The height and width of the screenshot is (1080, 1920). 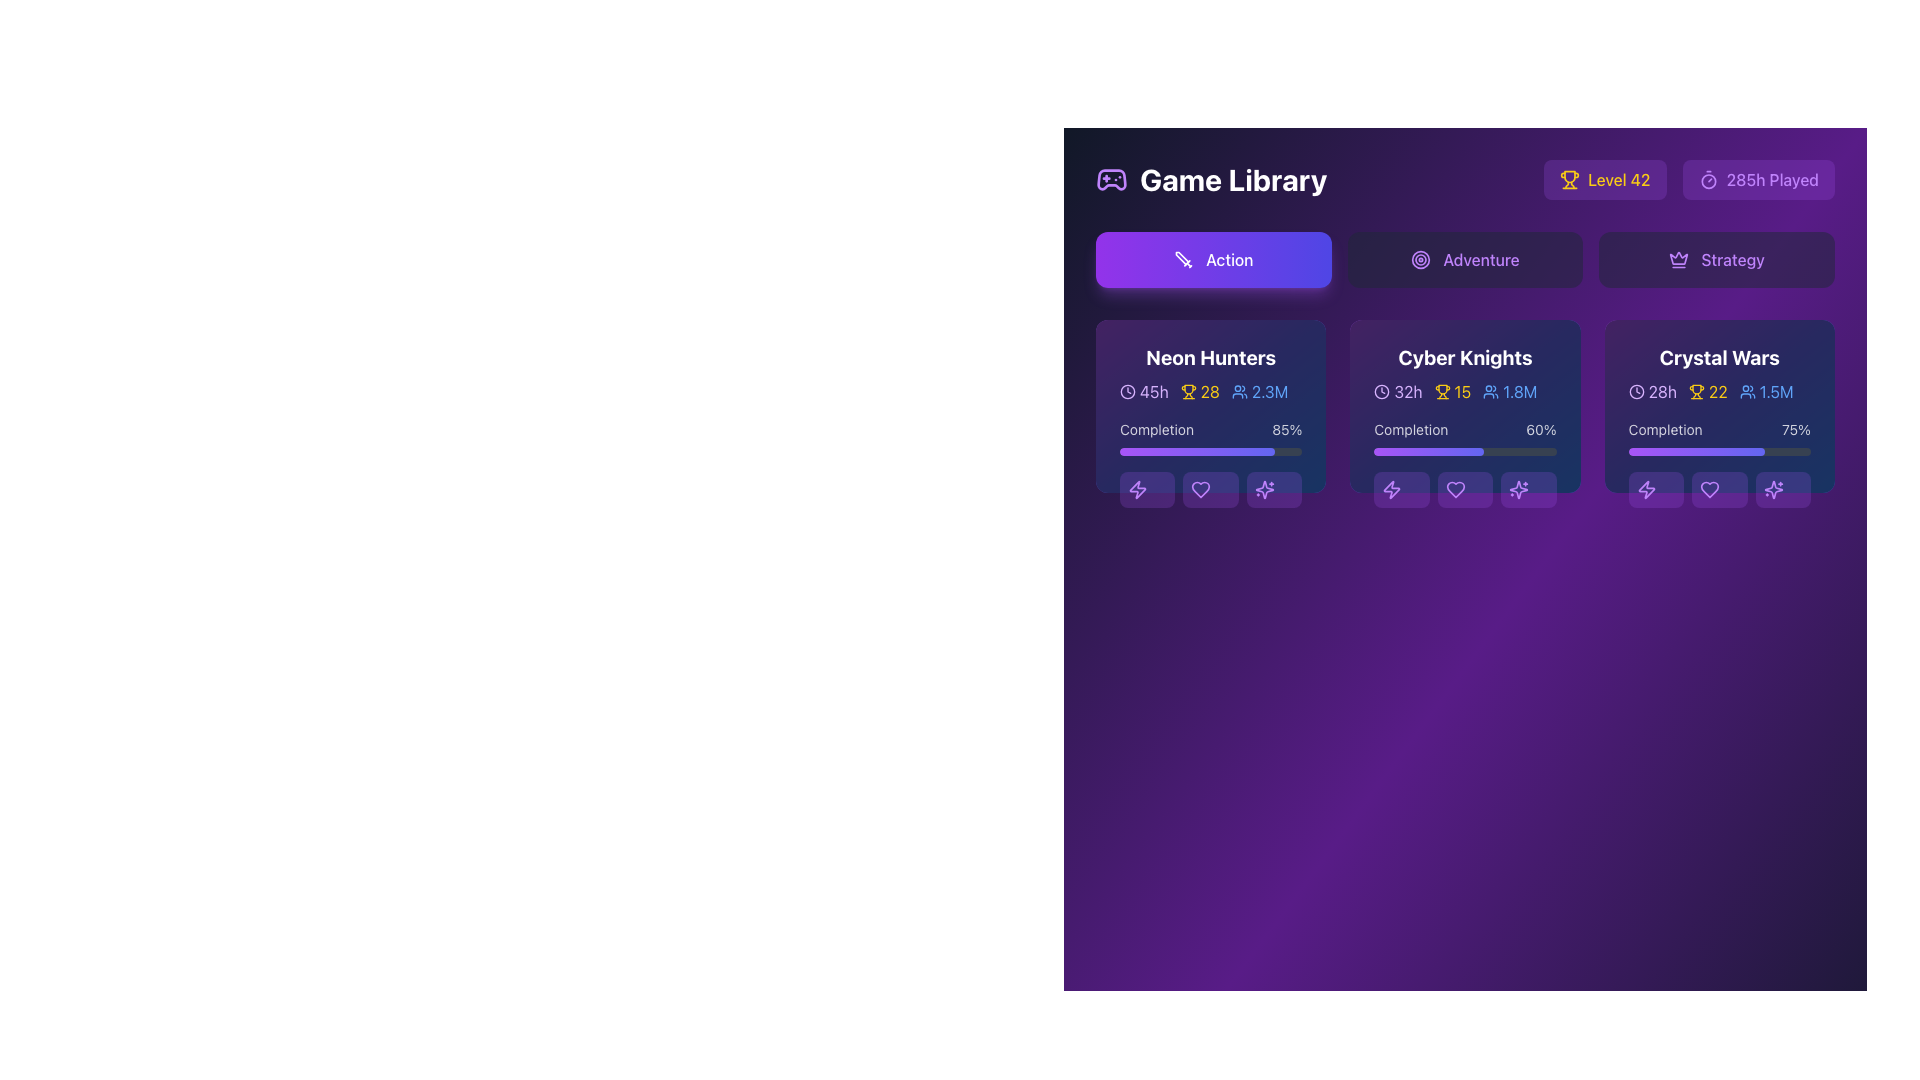 What do you see at coordinates (1212, 258) in the screenshot?
I see `the horizontally elongated button with rounded corners displaying a gradient background from purple to indigo, which contains a white sword icon and the text 'Action'` at bounding box center [1212, 258].